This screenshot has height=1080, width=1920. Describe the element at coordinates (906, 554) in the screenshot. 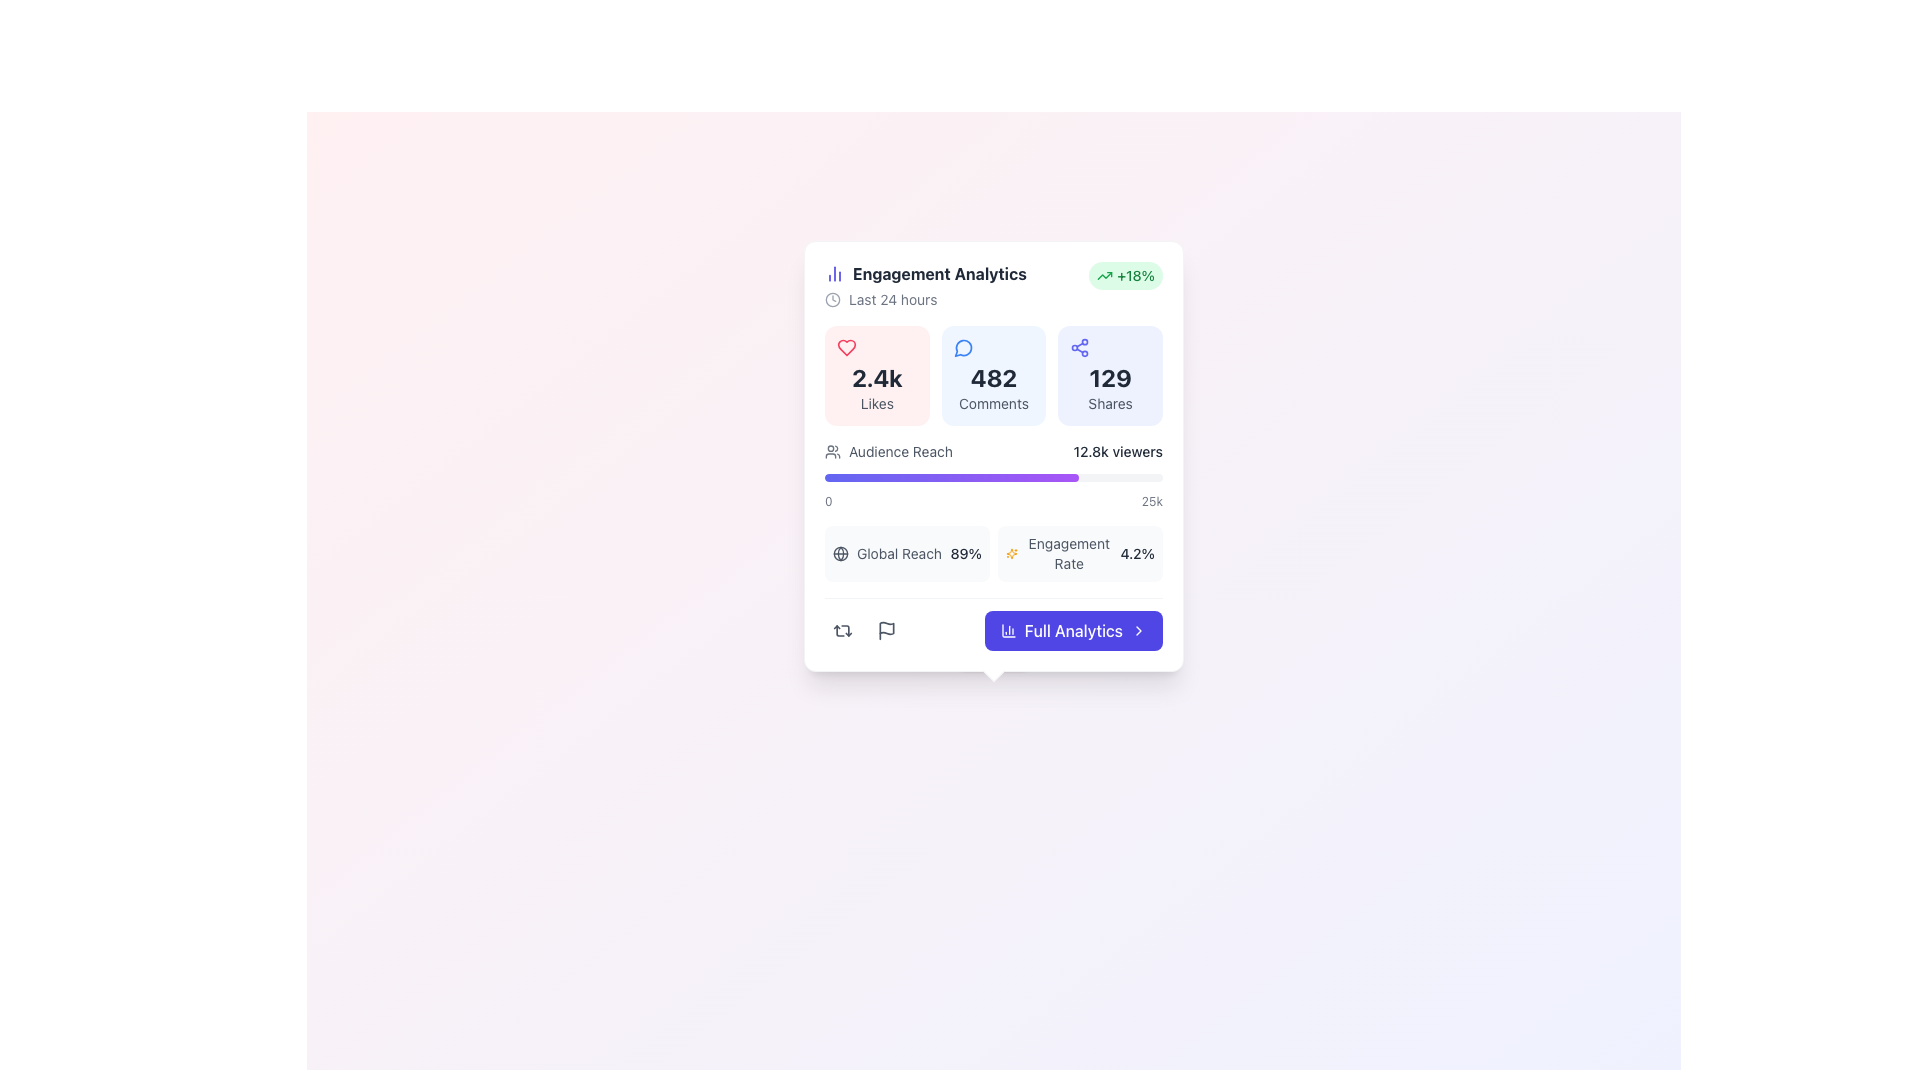

I see `the Informational display element labeled 'Global Reach' with a globe icon and a value of '89%' for more details` at that location.